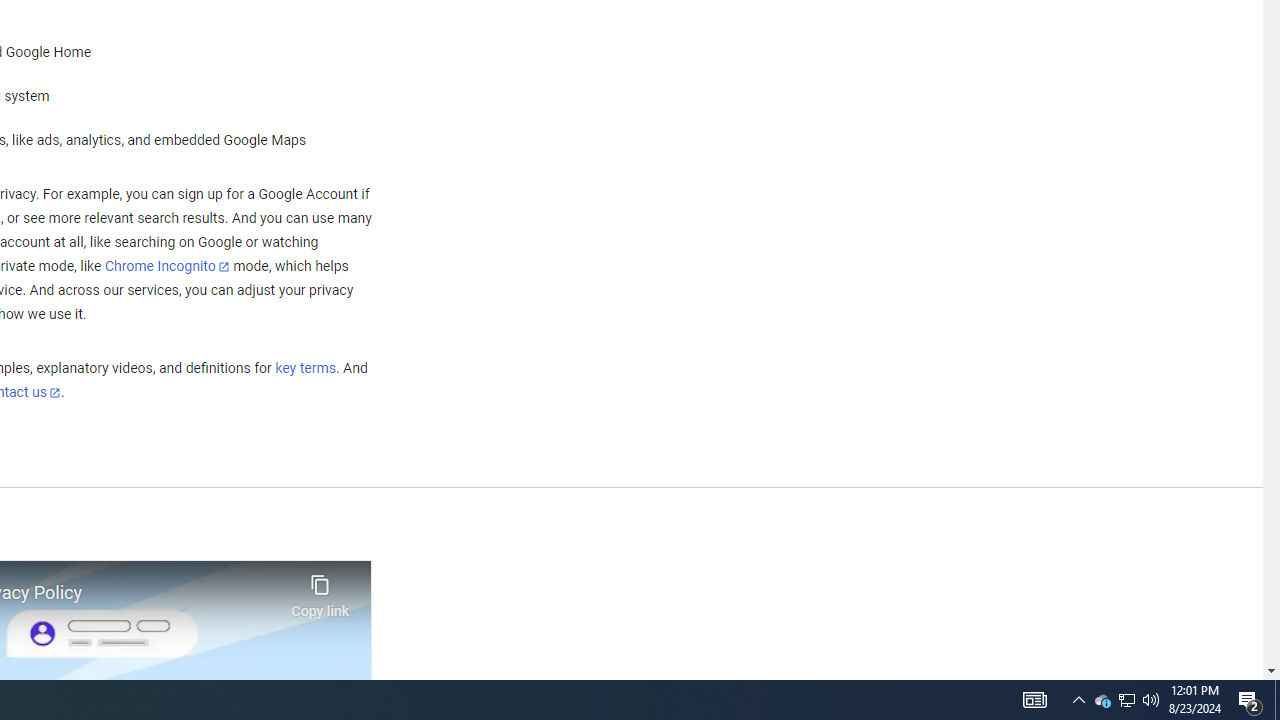 Image resolution: width=1280 pixels, height=720 pixels. What do you see at coordinates (304, 368) in the screenshot?
I see `'key terms'` at bounding box center [304, 368].